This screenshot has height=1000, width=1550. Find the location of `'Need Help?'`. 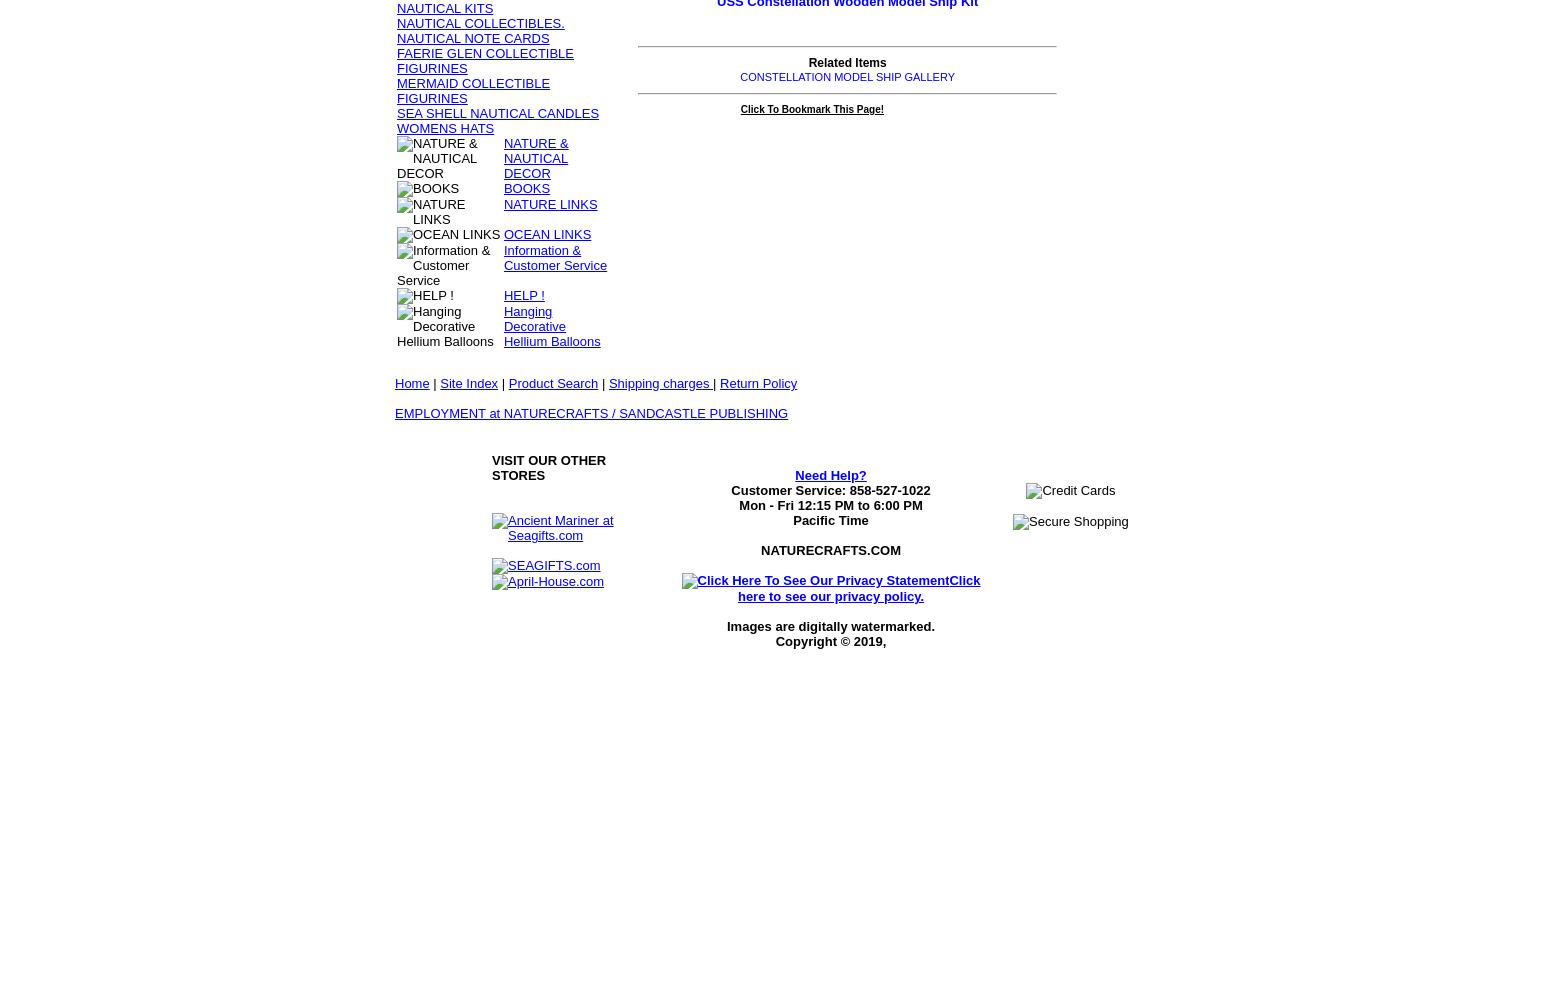

'Need Help?' is located at coordinates (829, 474).